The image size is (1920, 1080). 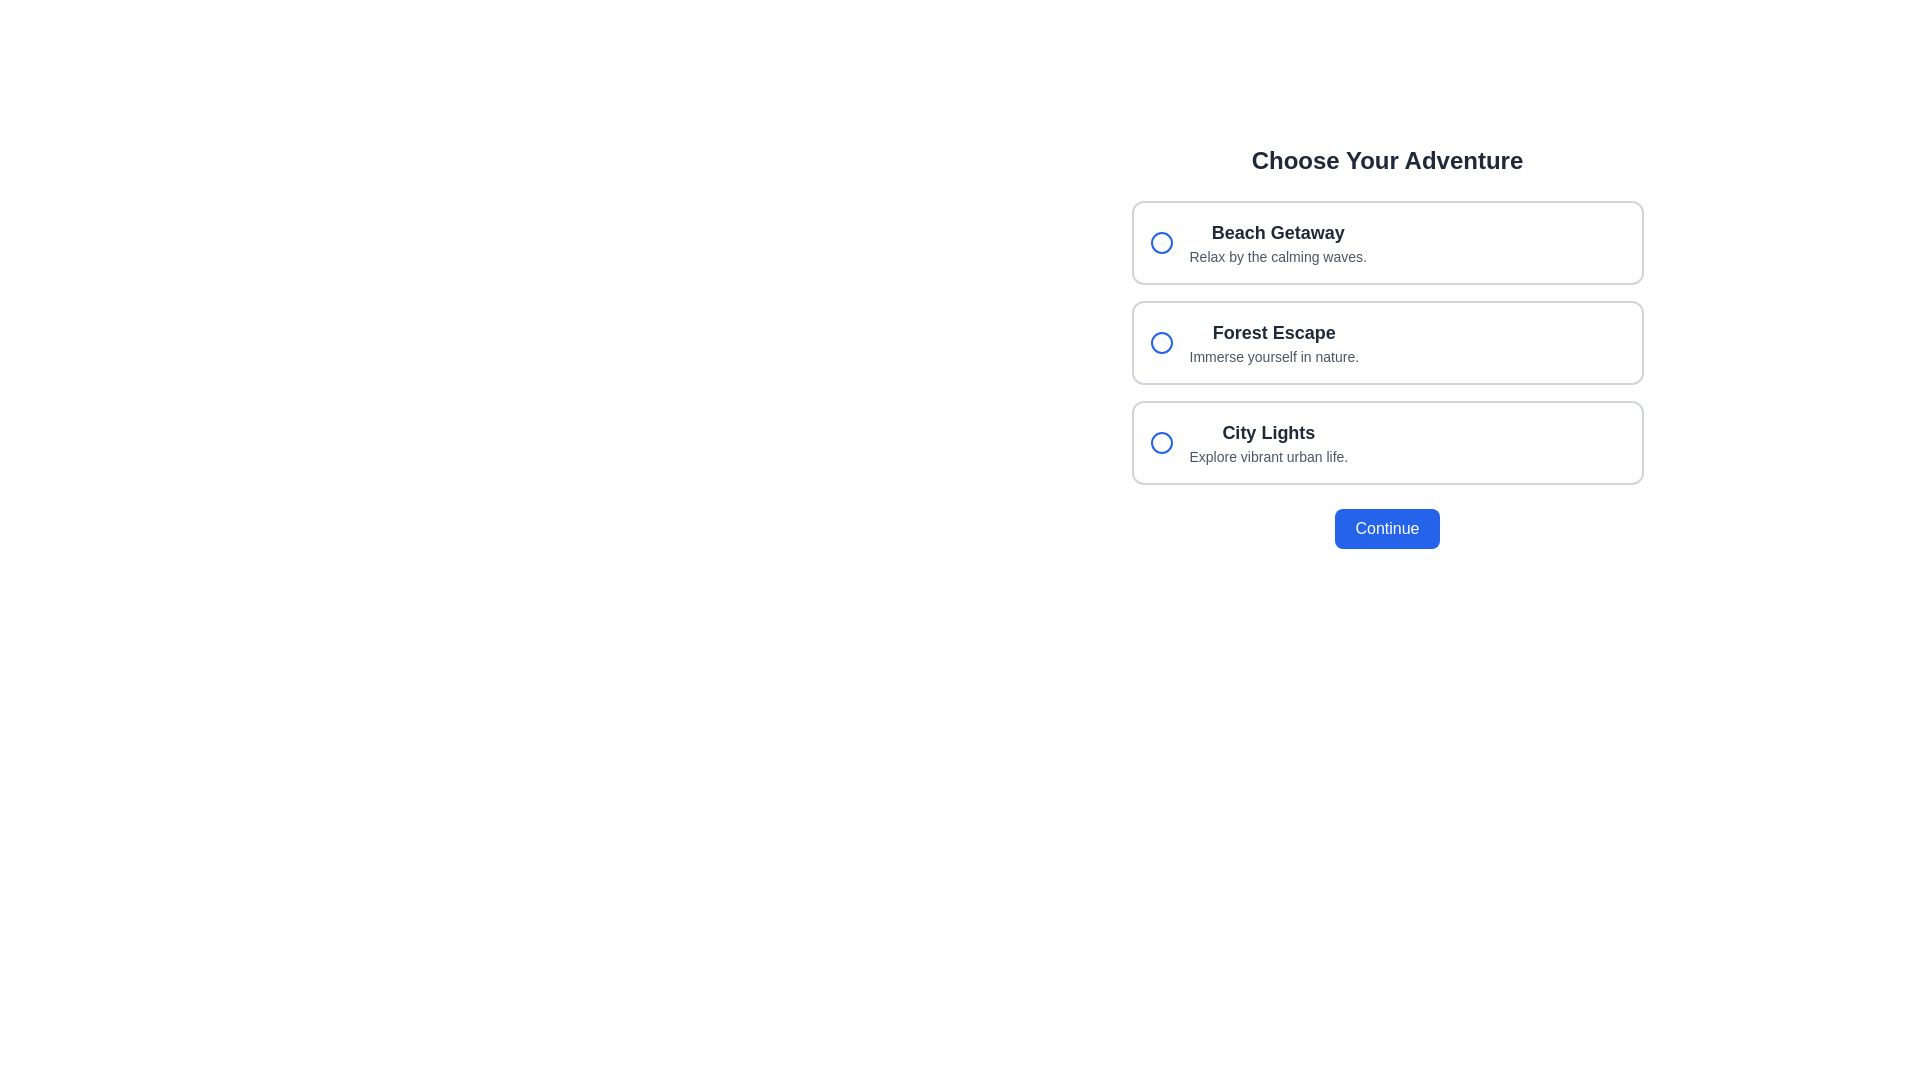 What do you see at coordinates (1386, 442) in the screenshot?
I see `the 'City Lights' radio button, which is the third item in the list located between 'Forest Escape' and the 'Continue' button` at bounding box center [1386, 442].